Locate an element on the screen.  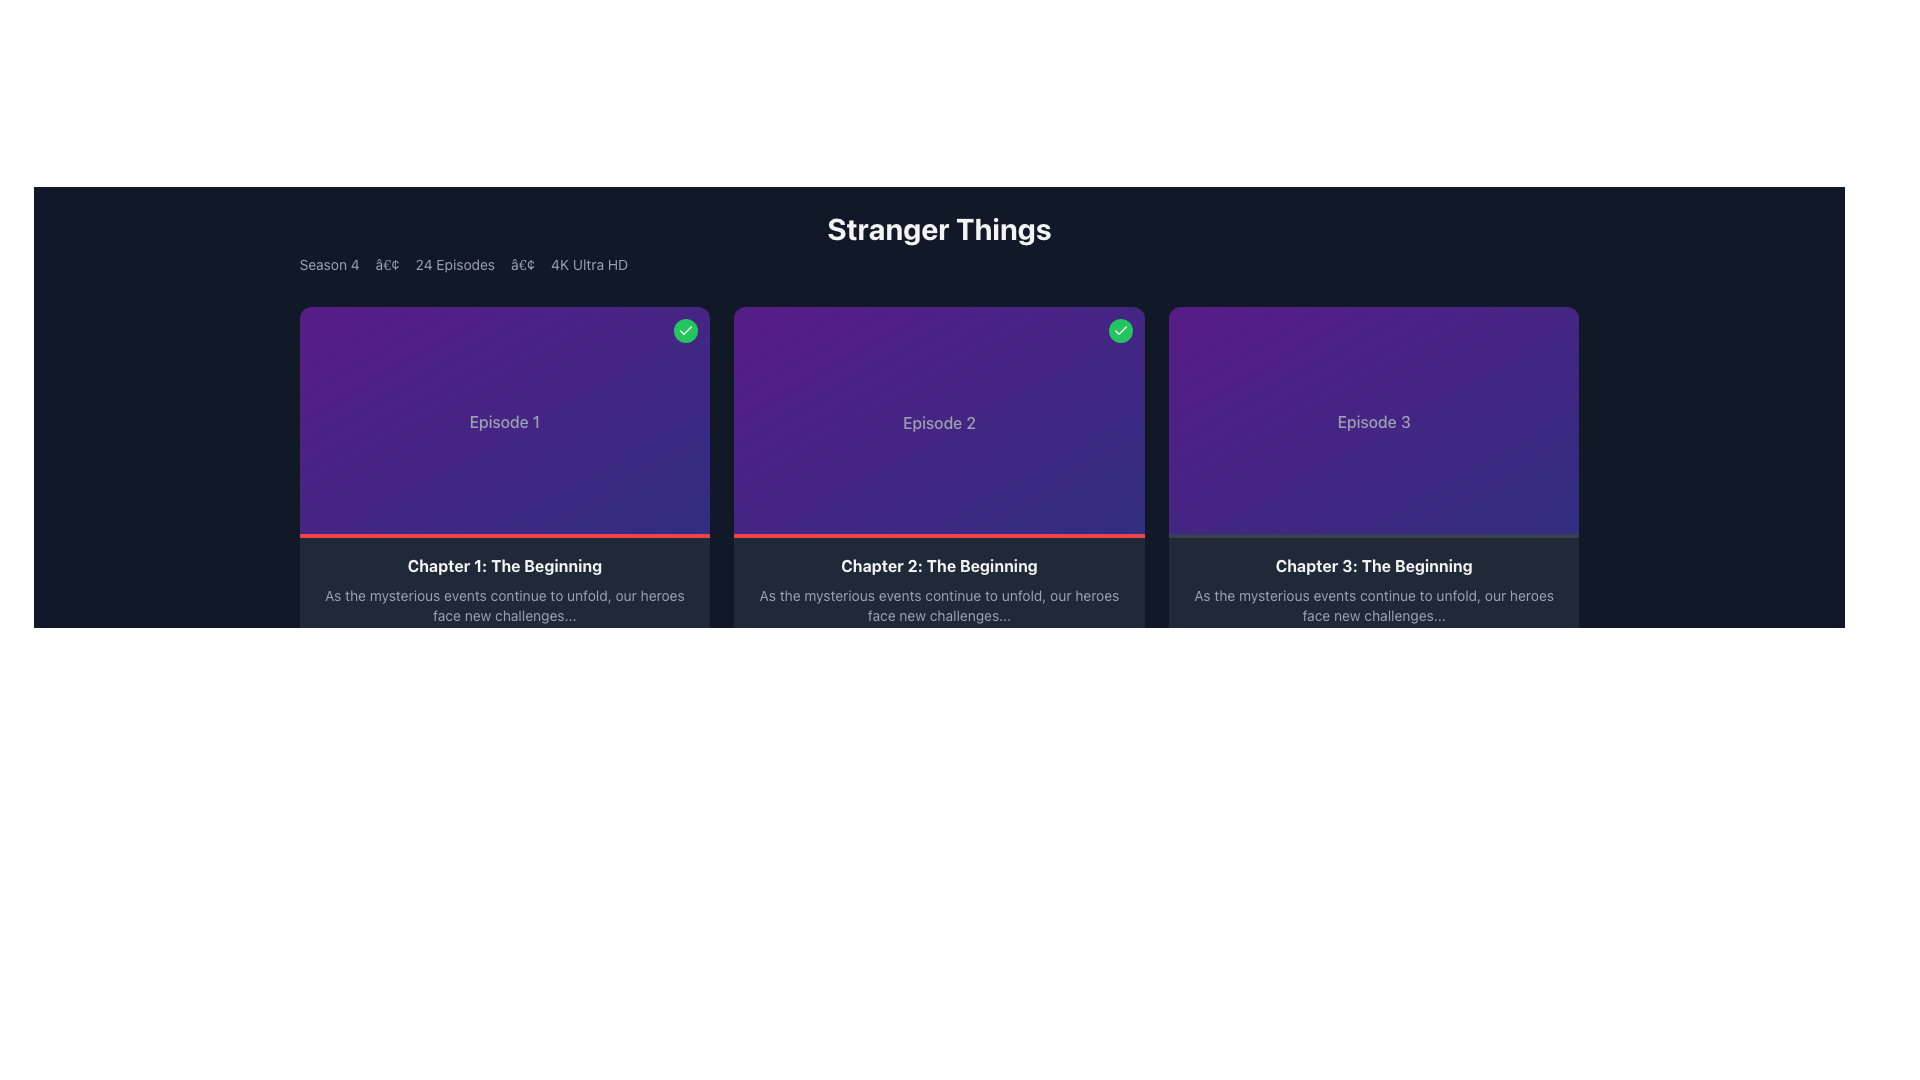
chapter title and description from the informational card section located at the bottom of the first card in a horizontally aligned list under the header 'Stranger Things' is located at coordinates (504, 612).